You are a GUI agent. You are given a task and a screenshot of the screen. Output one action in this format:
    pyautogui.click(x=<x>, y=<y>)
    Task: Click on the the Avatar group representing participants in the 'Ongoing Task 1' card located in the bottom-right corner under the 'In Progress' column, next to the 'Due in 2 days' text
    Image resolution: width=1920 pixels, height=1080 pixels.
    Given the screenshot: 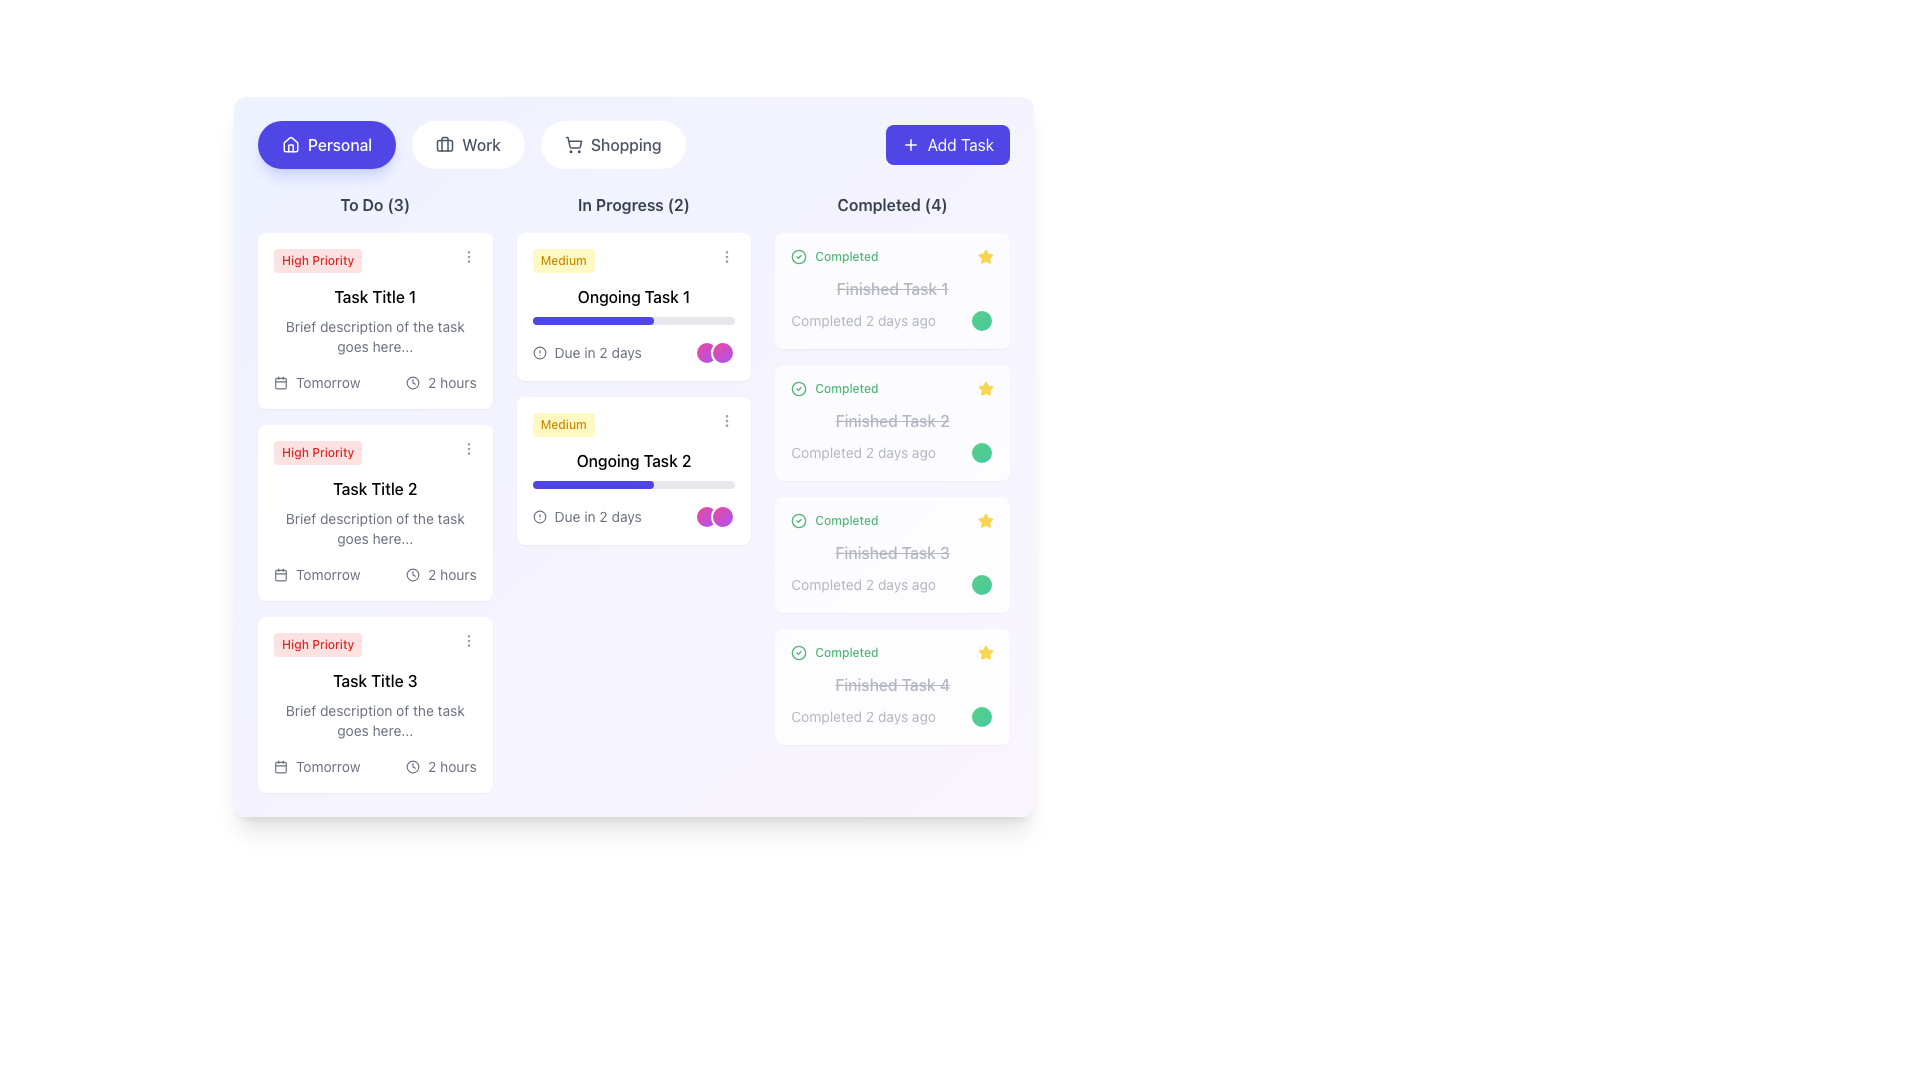 What is the action you would take?
    pyautogui.click(x=715, y=352)
    